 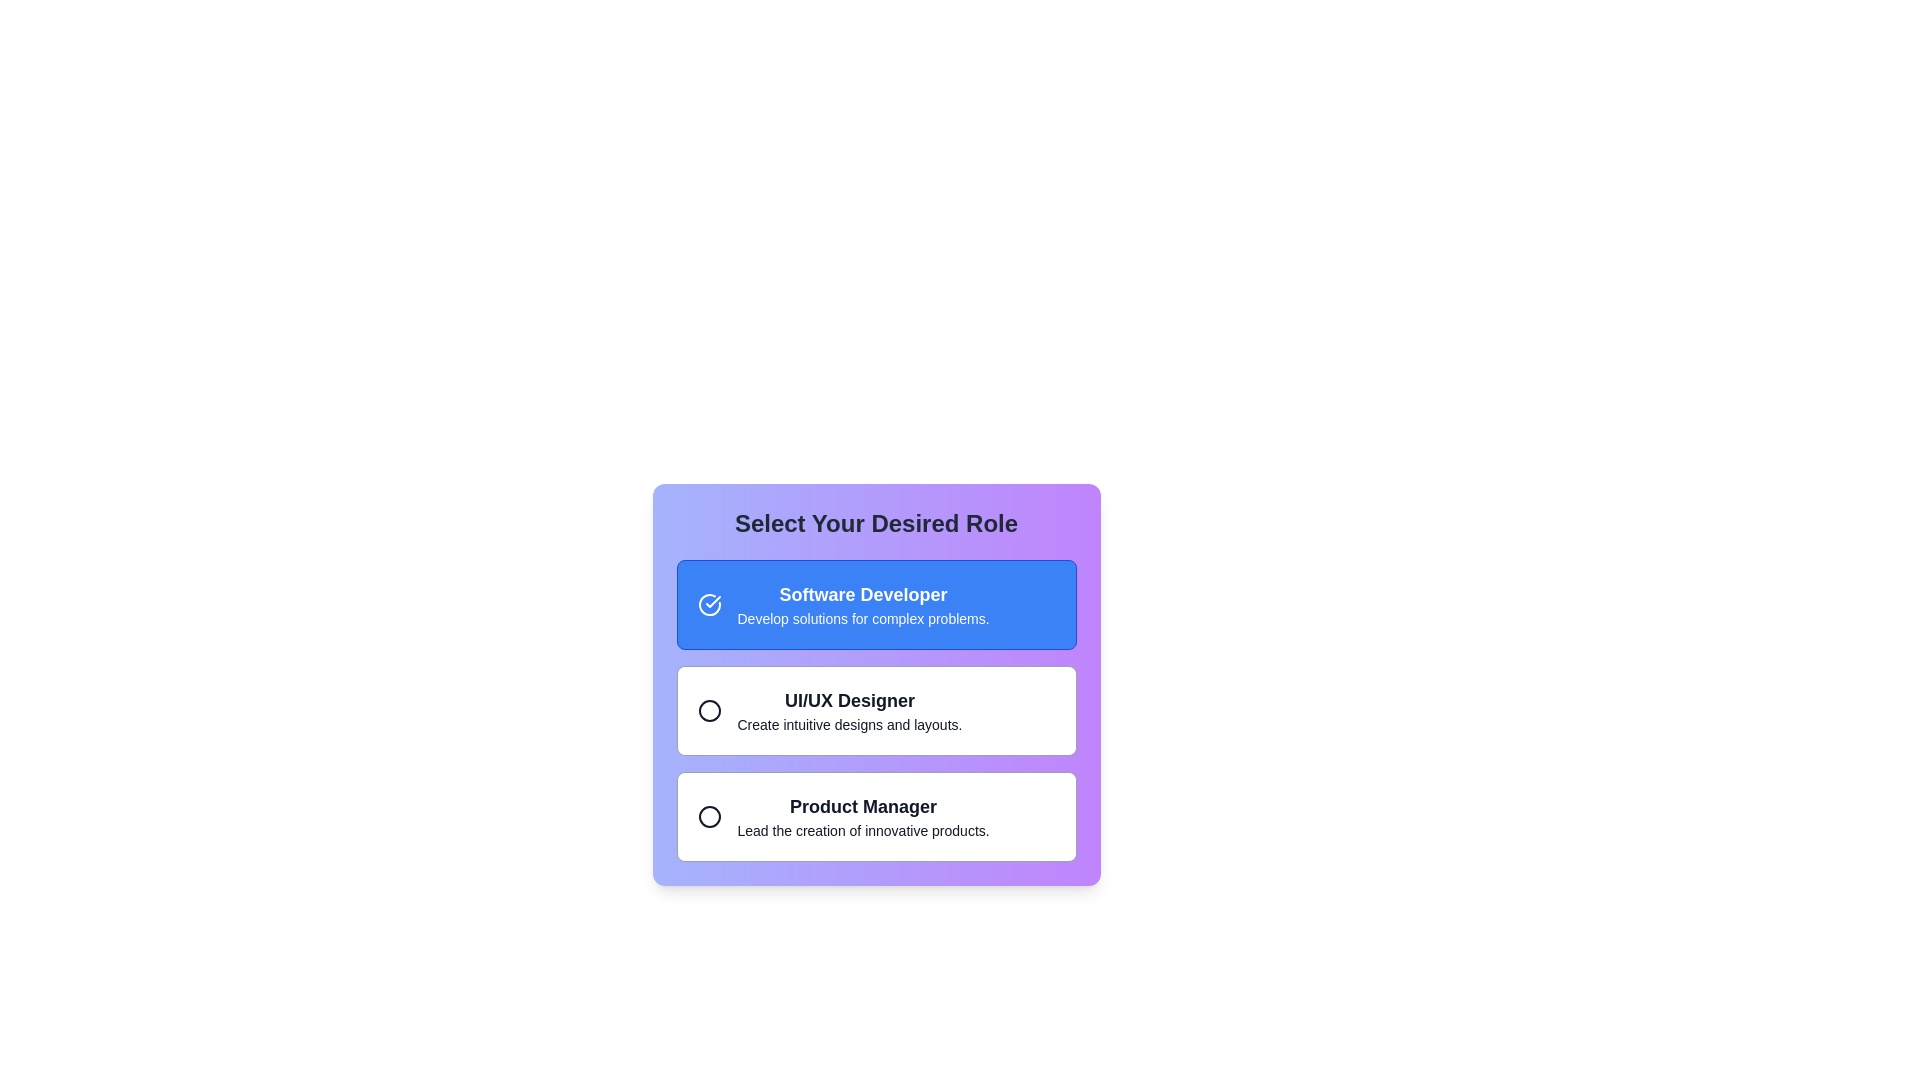 What do you see at coordinates (849, 700) in the screenshot?
I see `the 'UI/UX Designer' text label, which is displayed in bold and slightly larger font size at the top of the selection menu` at bounding box center [849, 700].